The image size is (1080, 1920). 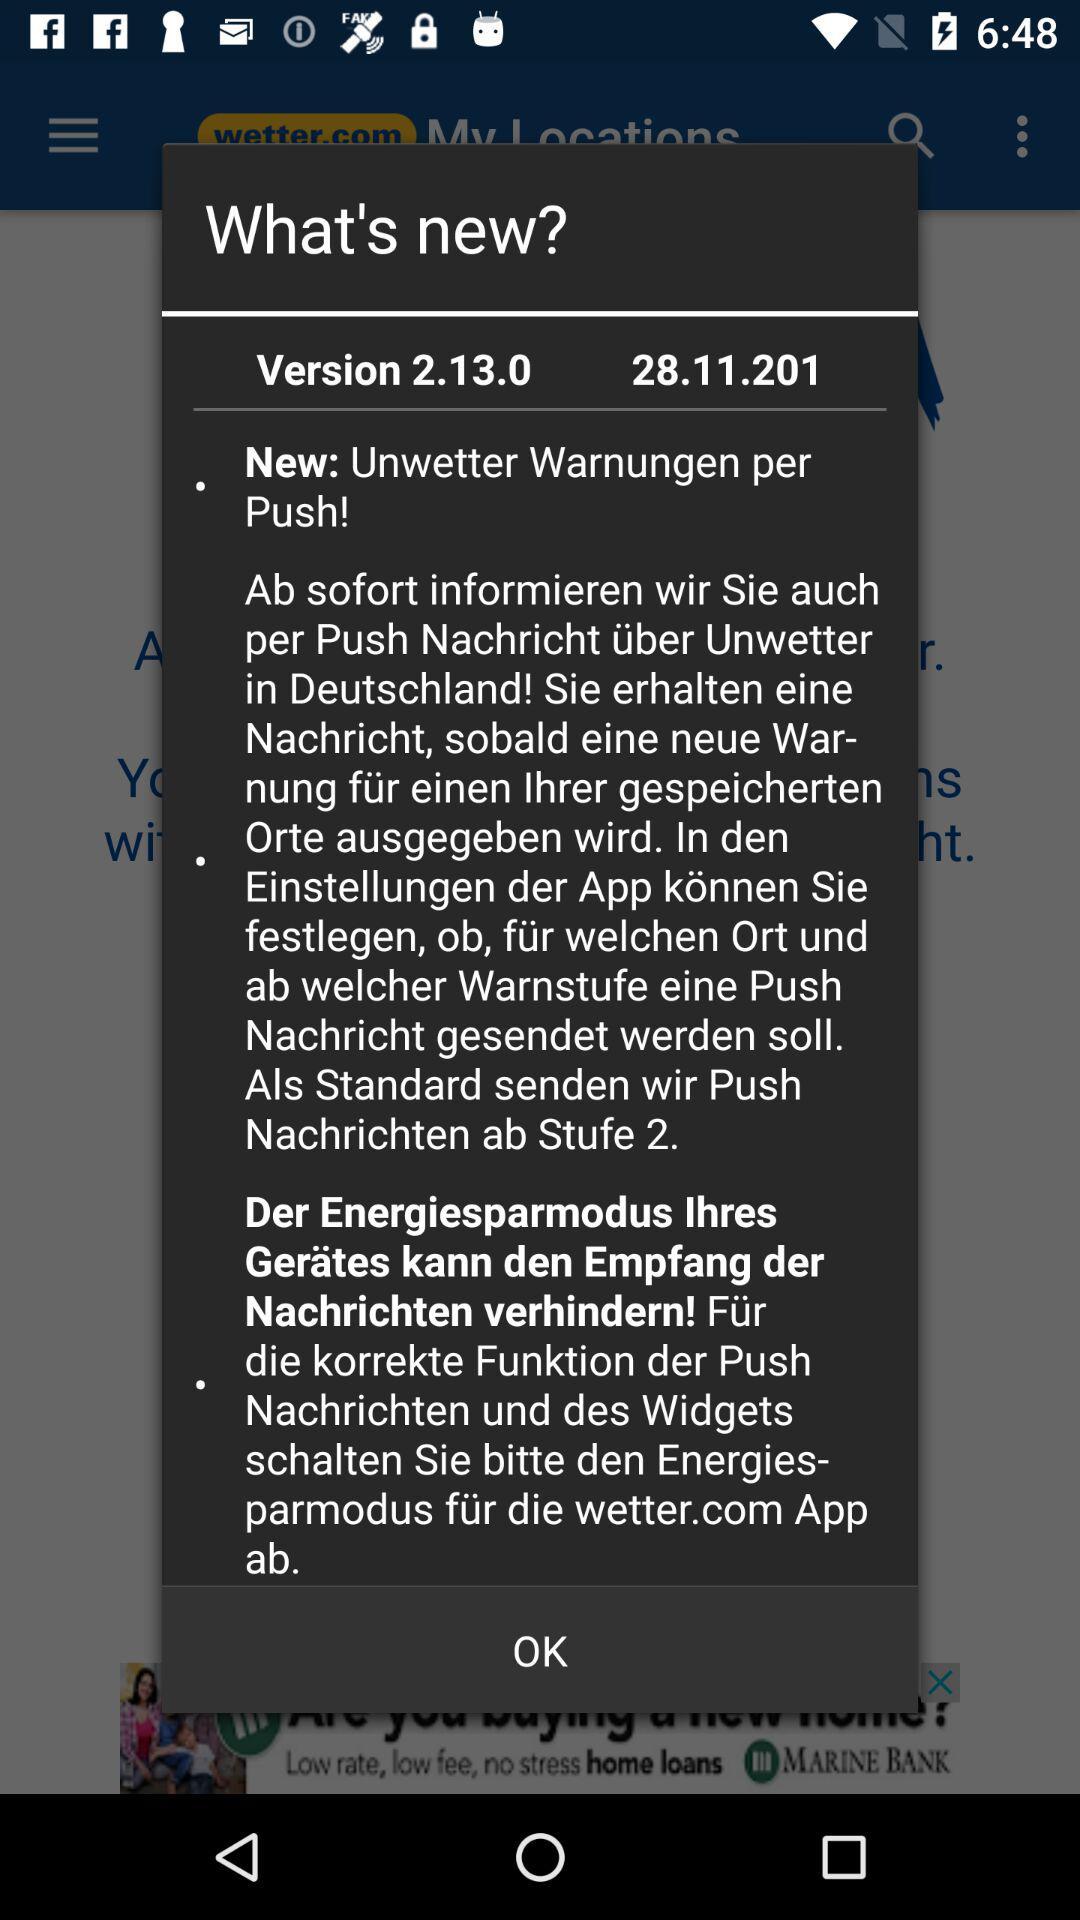 What do you see at coordinates (540, 1650) in the screenshot?
I see `ok` at bounding box center [540, 1650].